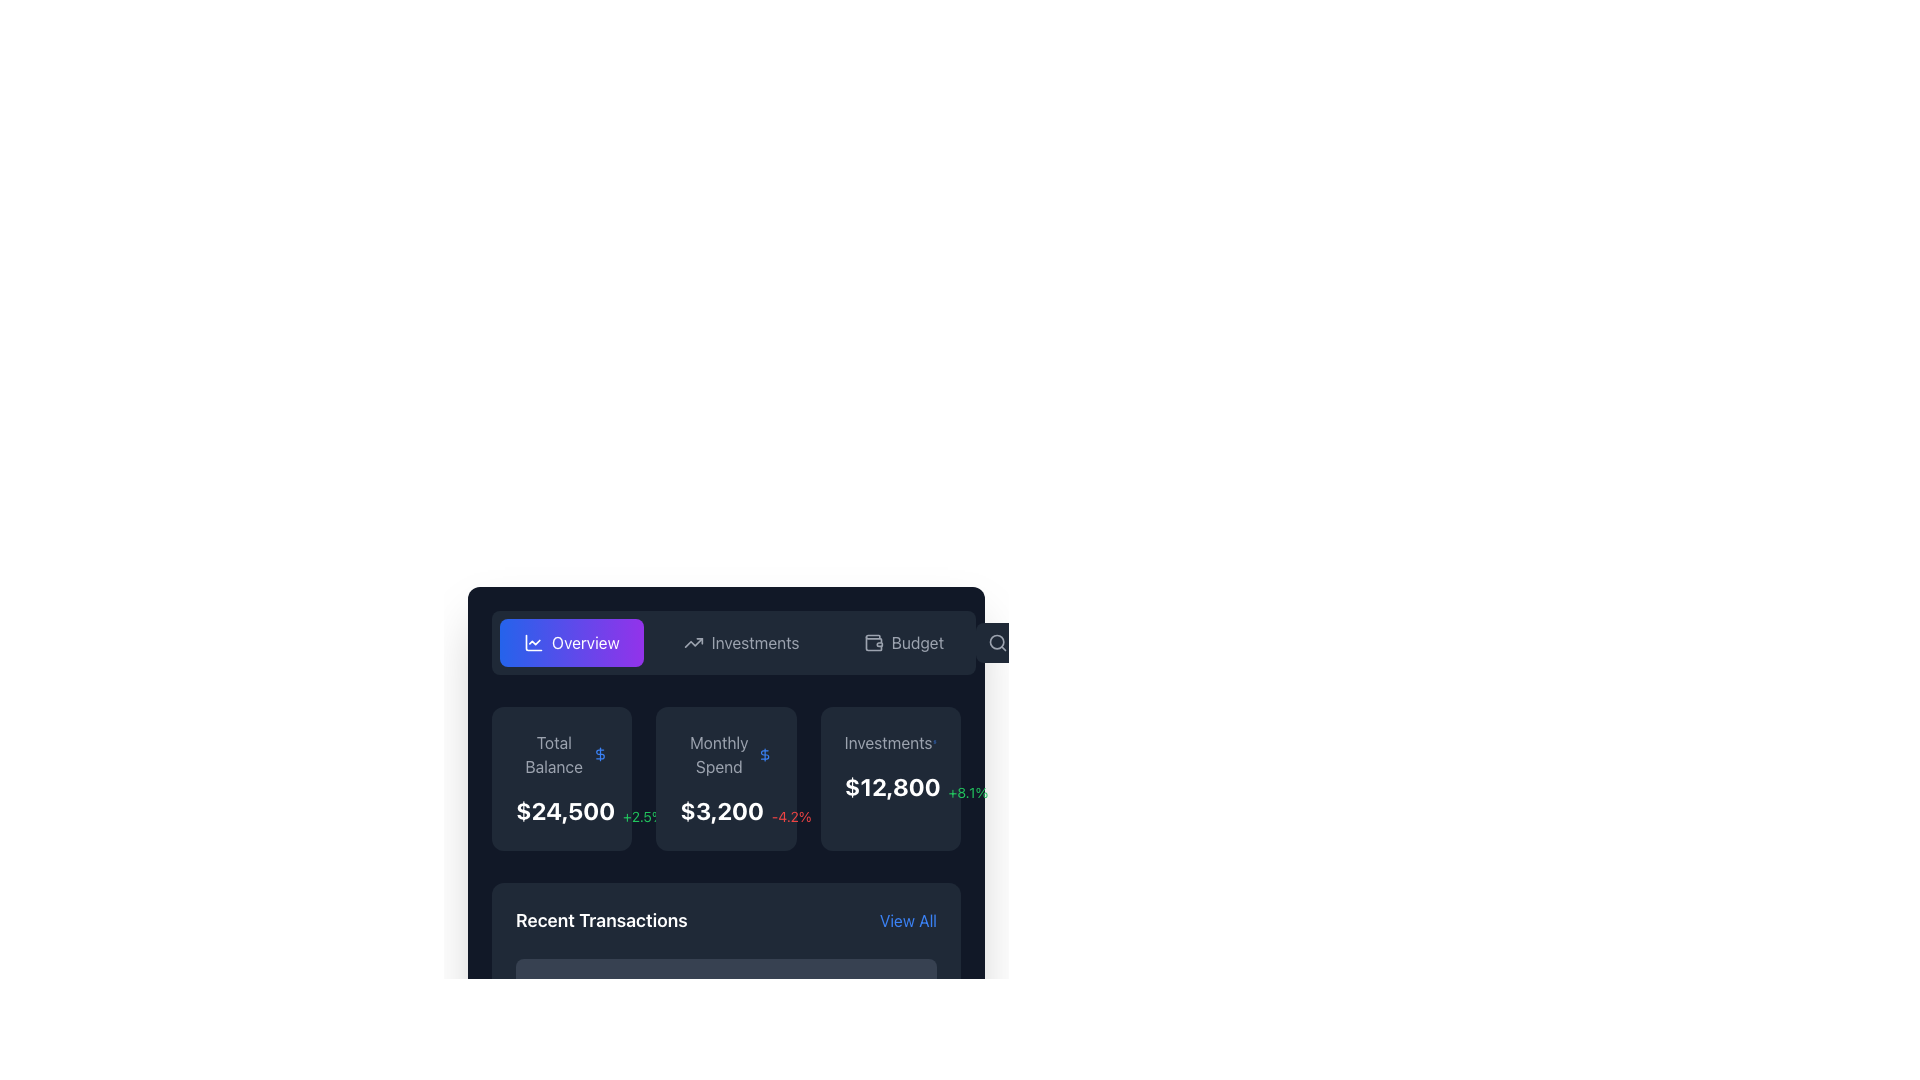 The height and width of the screenshot is (1080, 1920). What do you see at coordinates (754, 643) in the screenshot?
I see `the 'Investments' text label in the navigation bar` at bounding box center [754, 643].